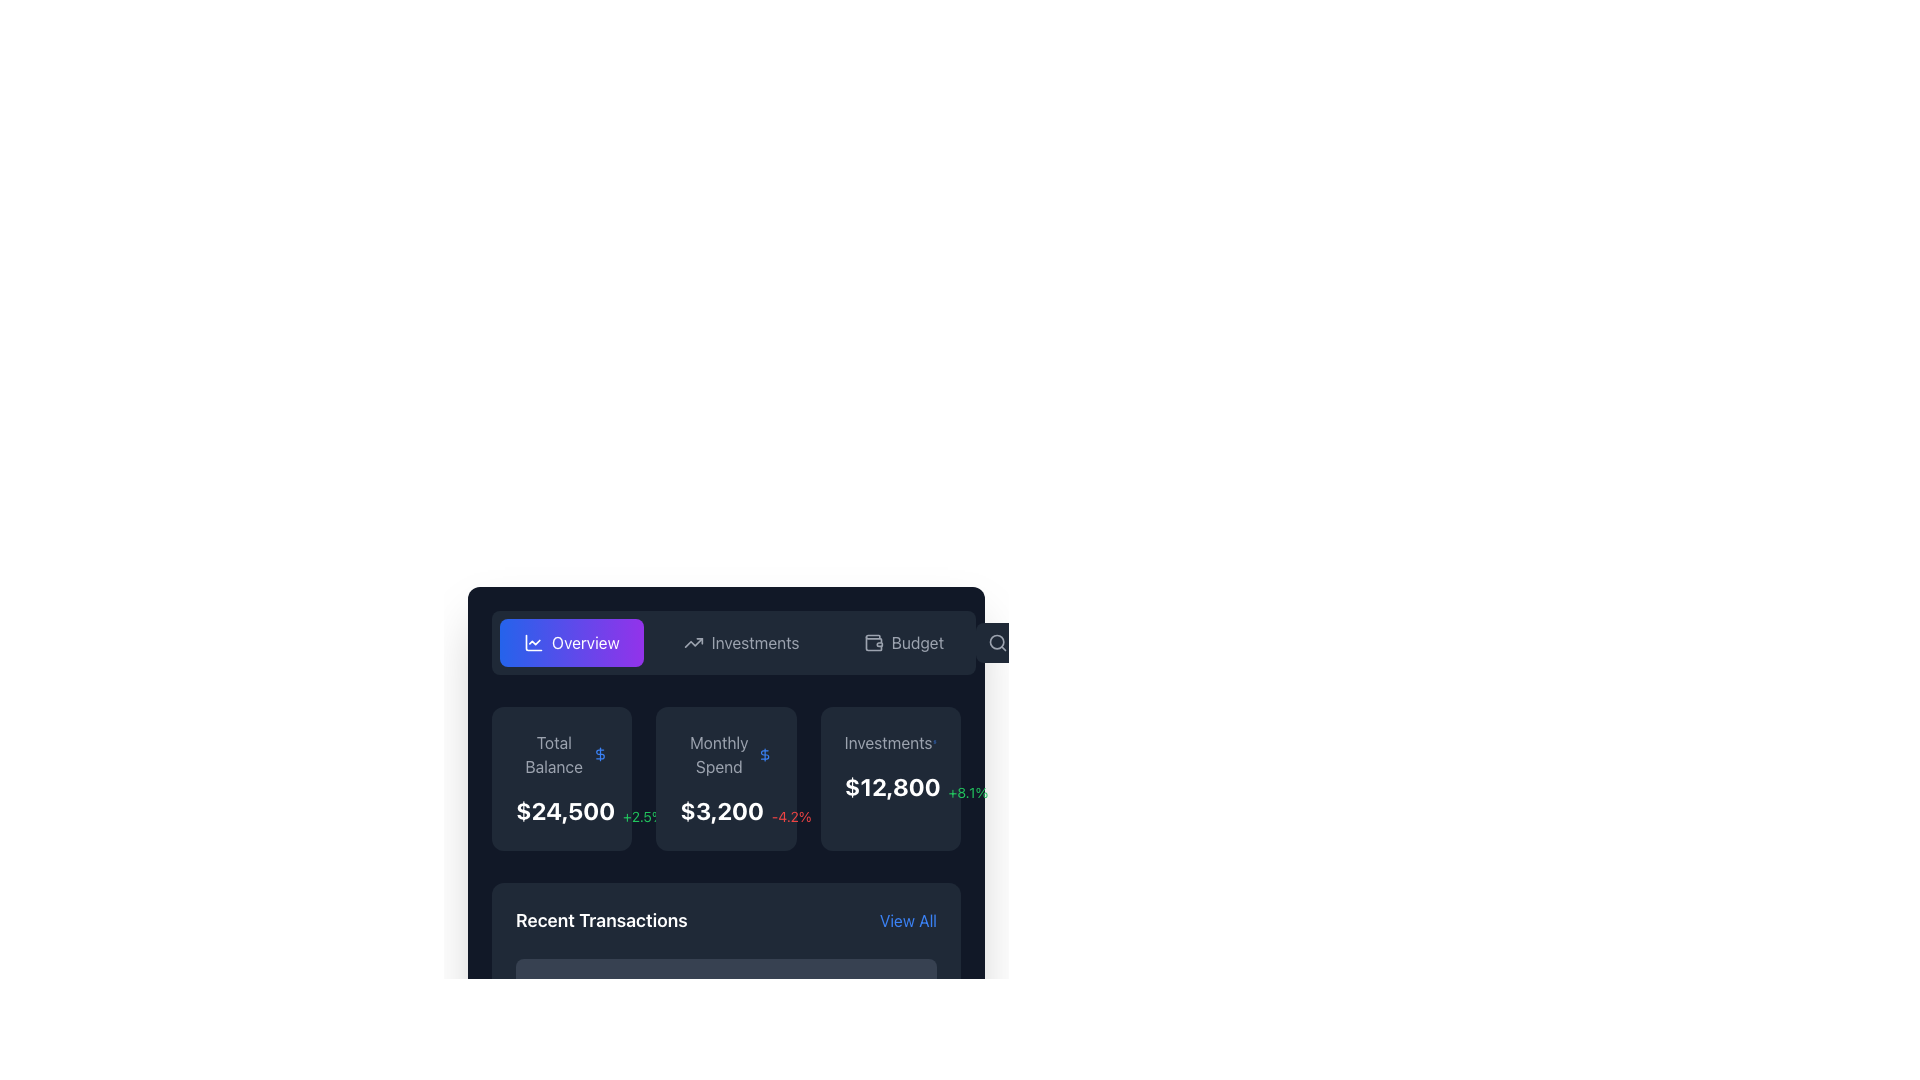 The height and width of the screenshot is (1080, 1920). What do you see at coordinates (754, 643) in the screenshot?
I see `the 'Investments' text label in the navigation bar` at bounding box center [754, 643].